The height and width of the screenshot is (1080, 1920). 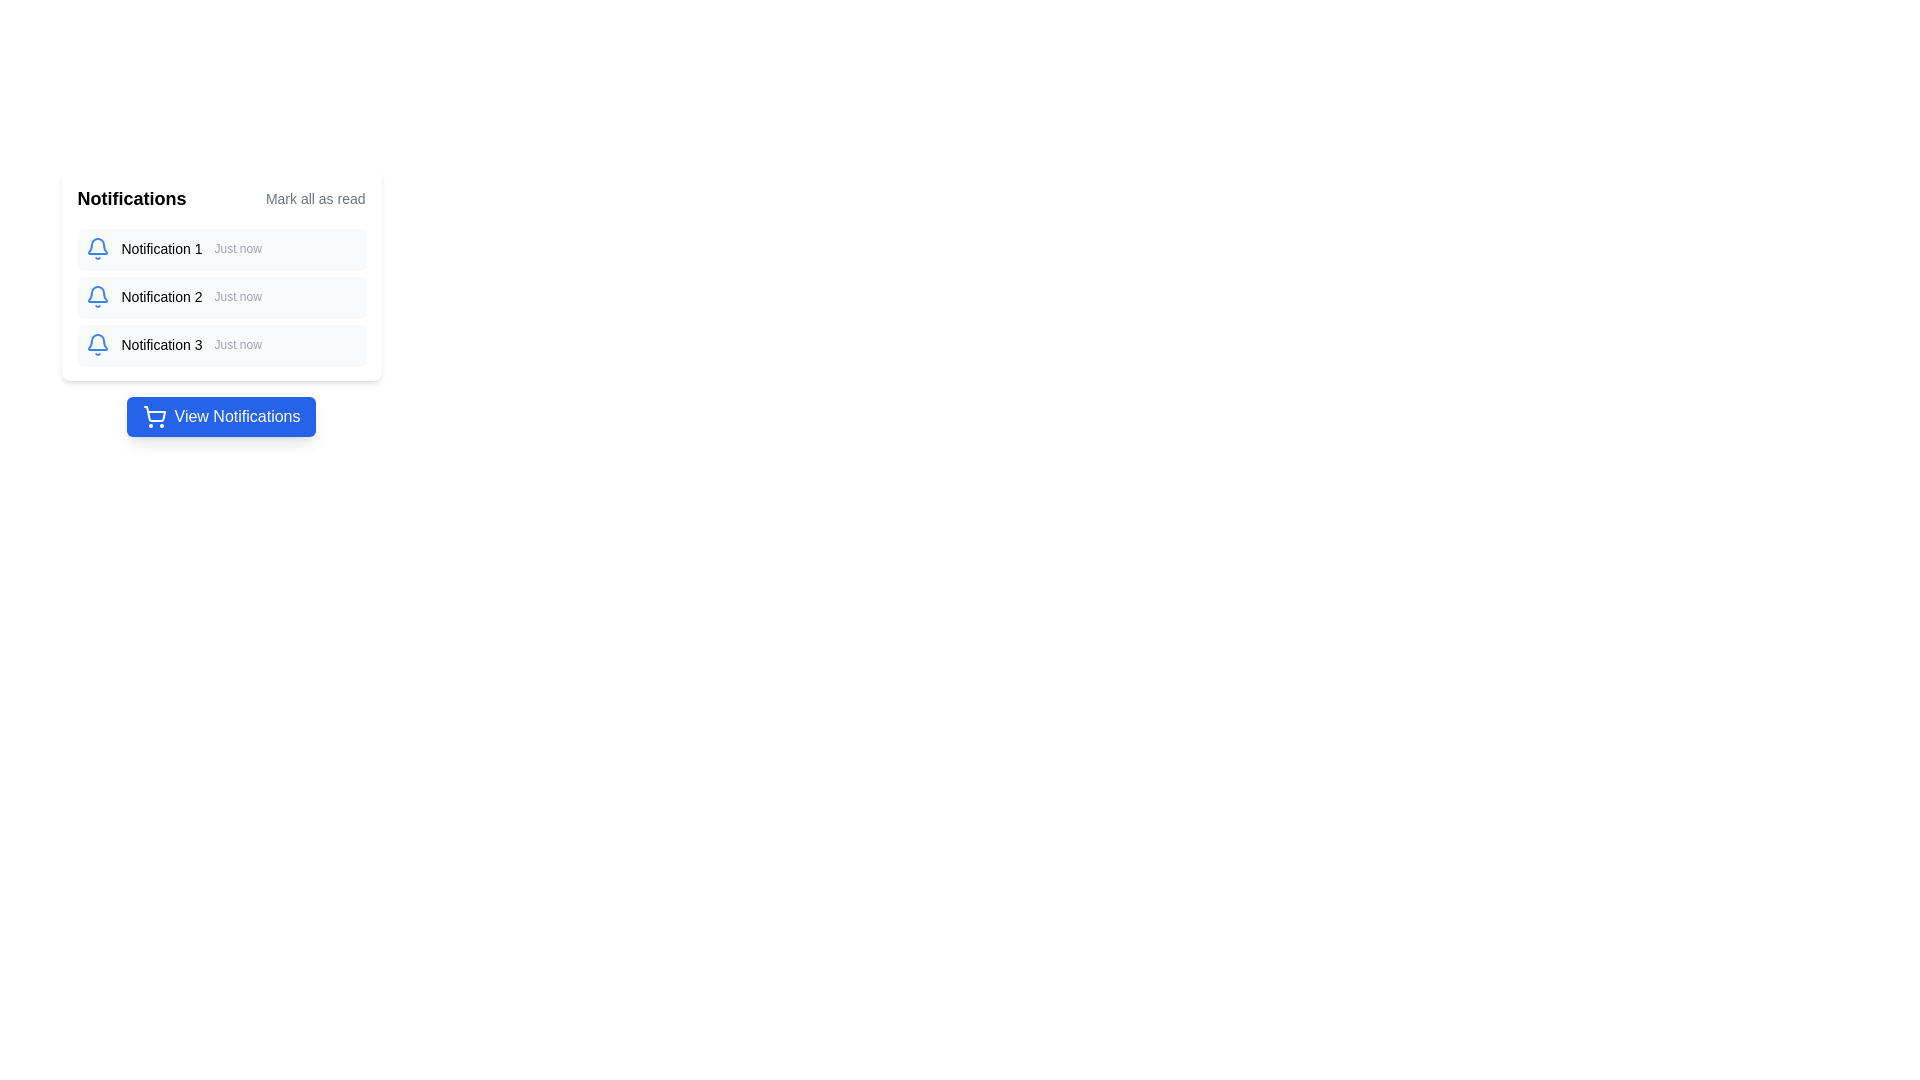 What do you see at coordinates (221, 248) in the screenshot?
I see `the first notification card in the notifications list, which has a rounded rectangle shape, light gray background, and contains a blue bell icon and the text 'Notification 1'` at bounding box center [221, 248].